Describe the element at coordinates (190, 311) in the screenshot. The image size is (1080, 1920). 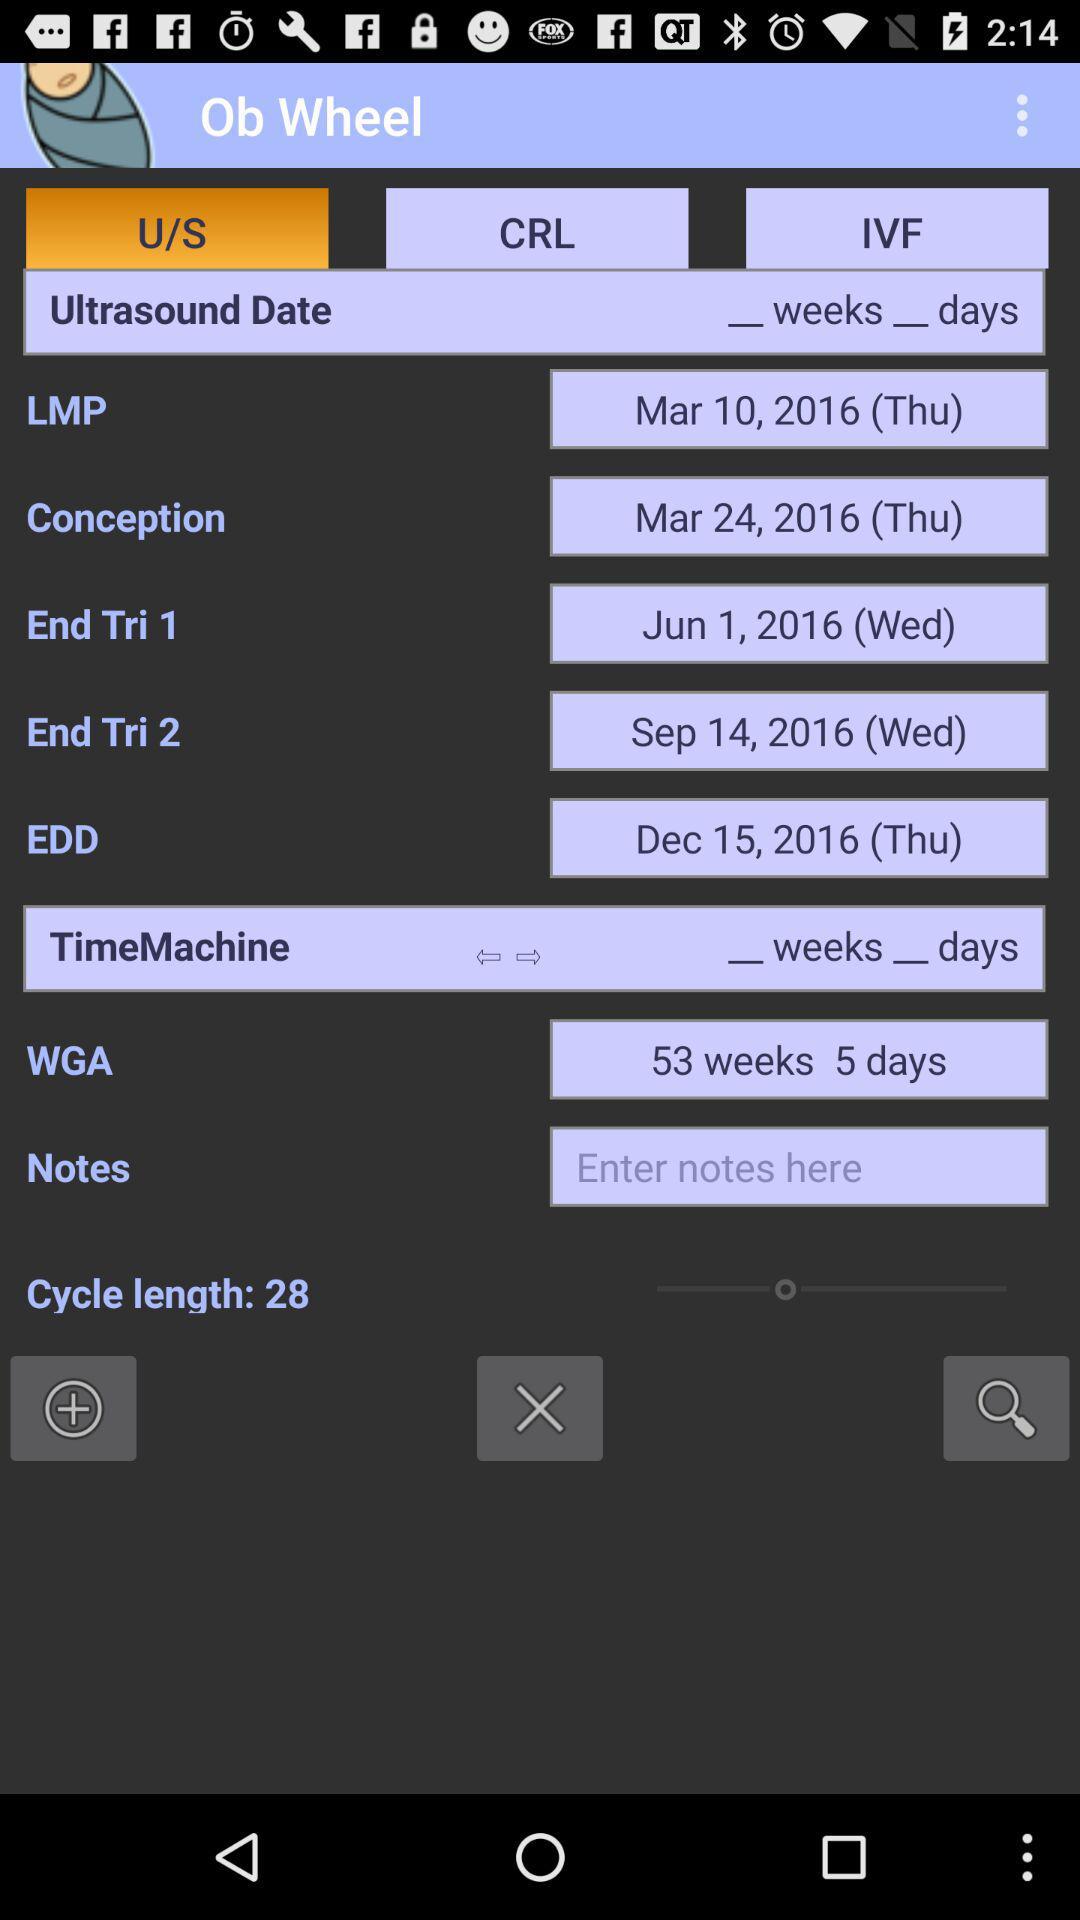
I see `ultrasound date` at that location.